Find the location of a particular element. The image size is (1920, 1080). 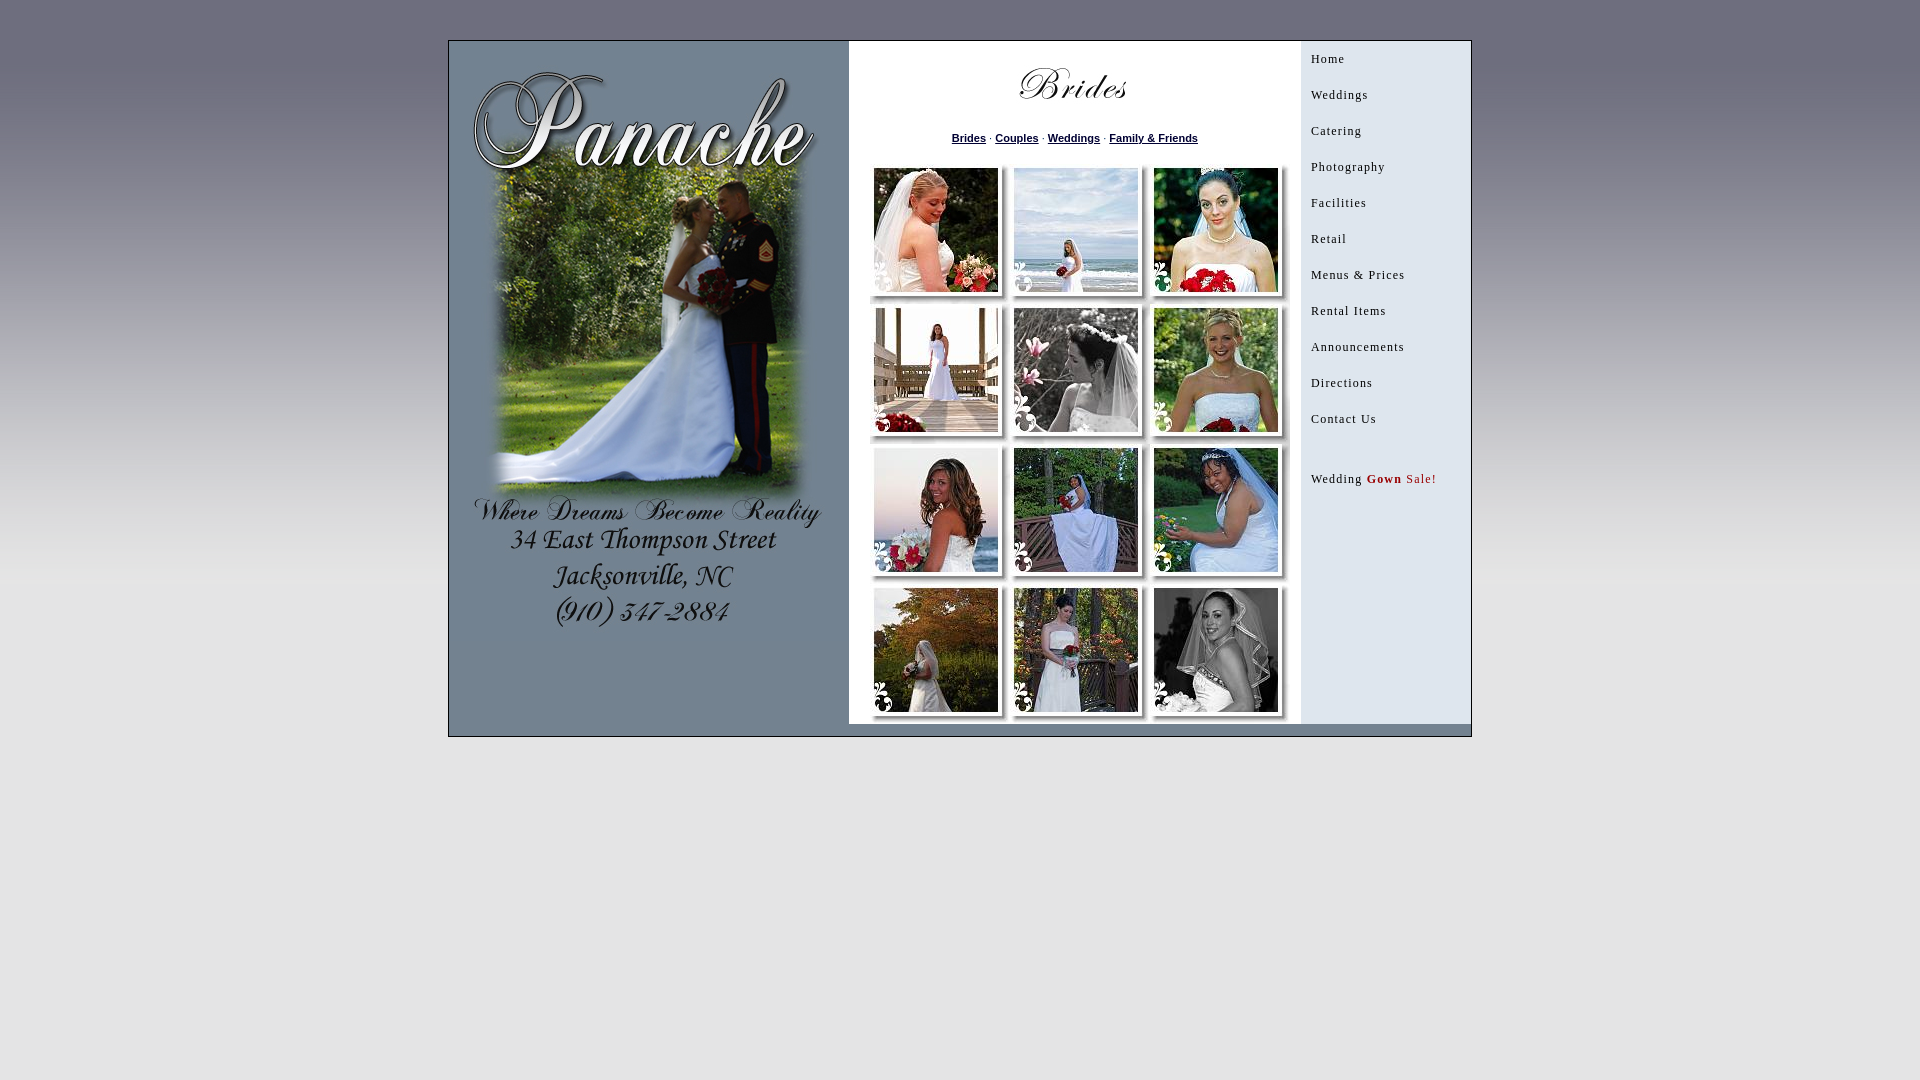

'Announcements' is located at coordinates (1300, 346).